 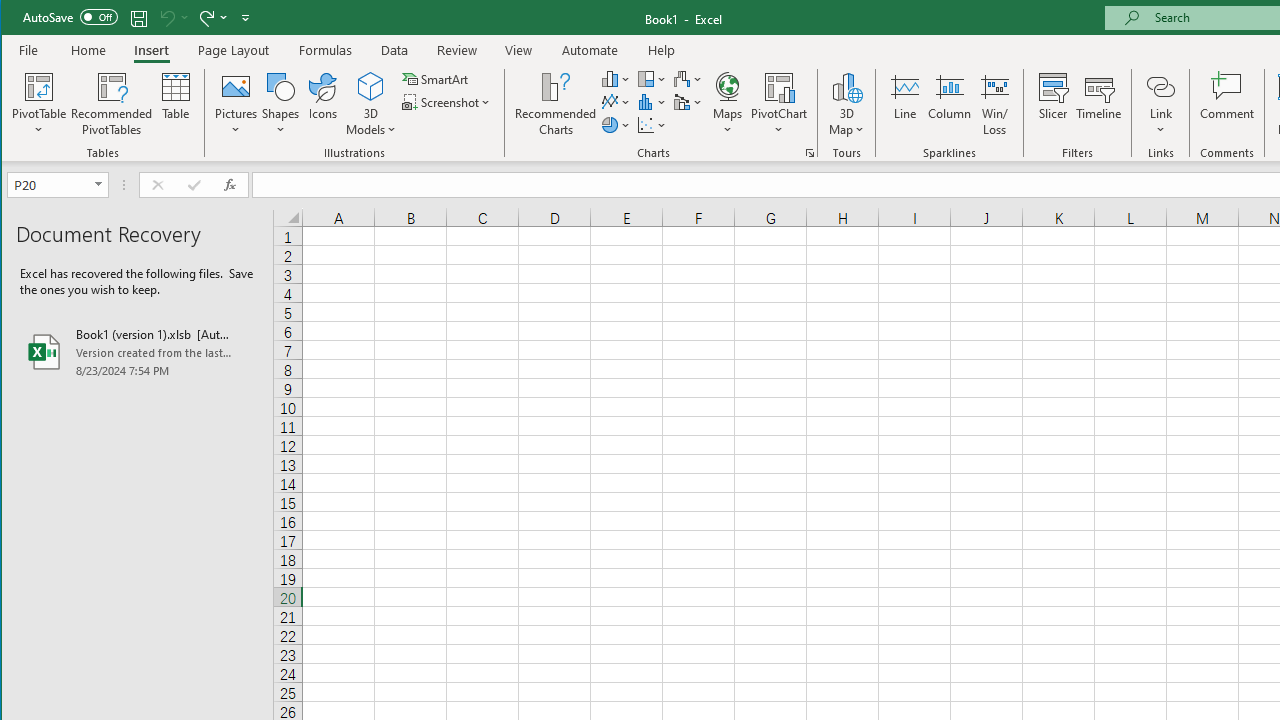 What do you see at coordinates (371, 85) in the screenshot?
I see `'3D Models'` at bounding box center [371, 85].